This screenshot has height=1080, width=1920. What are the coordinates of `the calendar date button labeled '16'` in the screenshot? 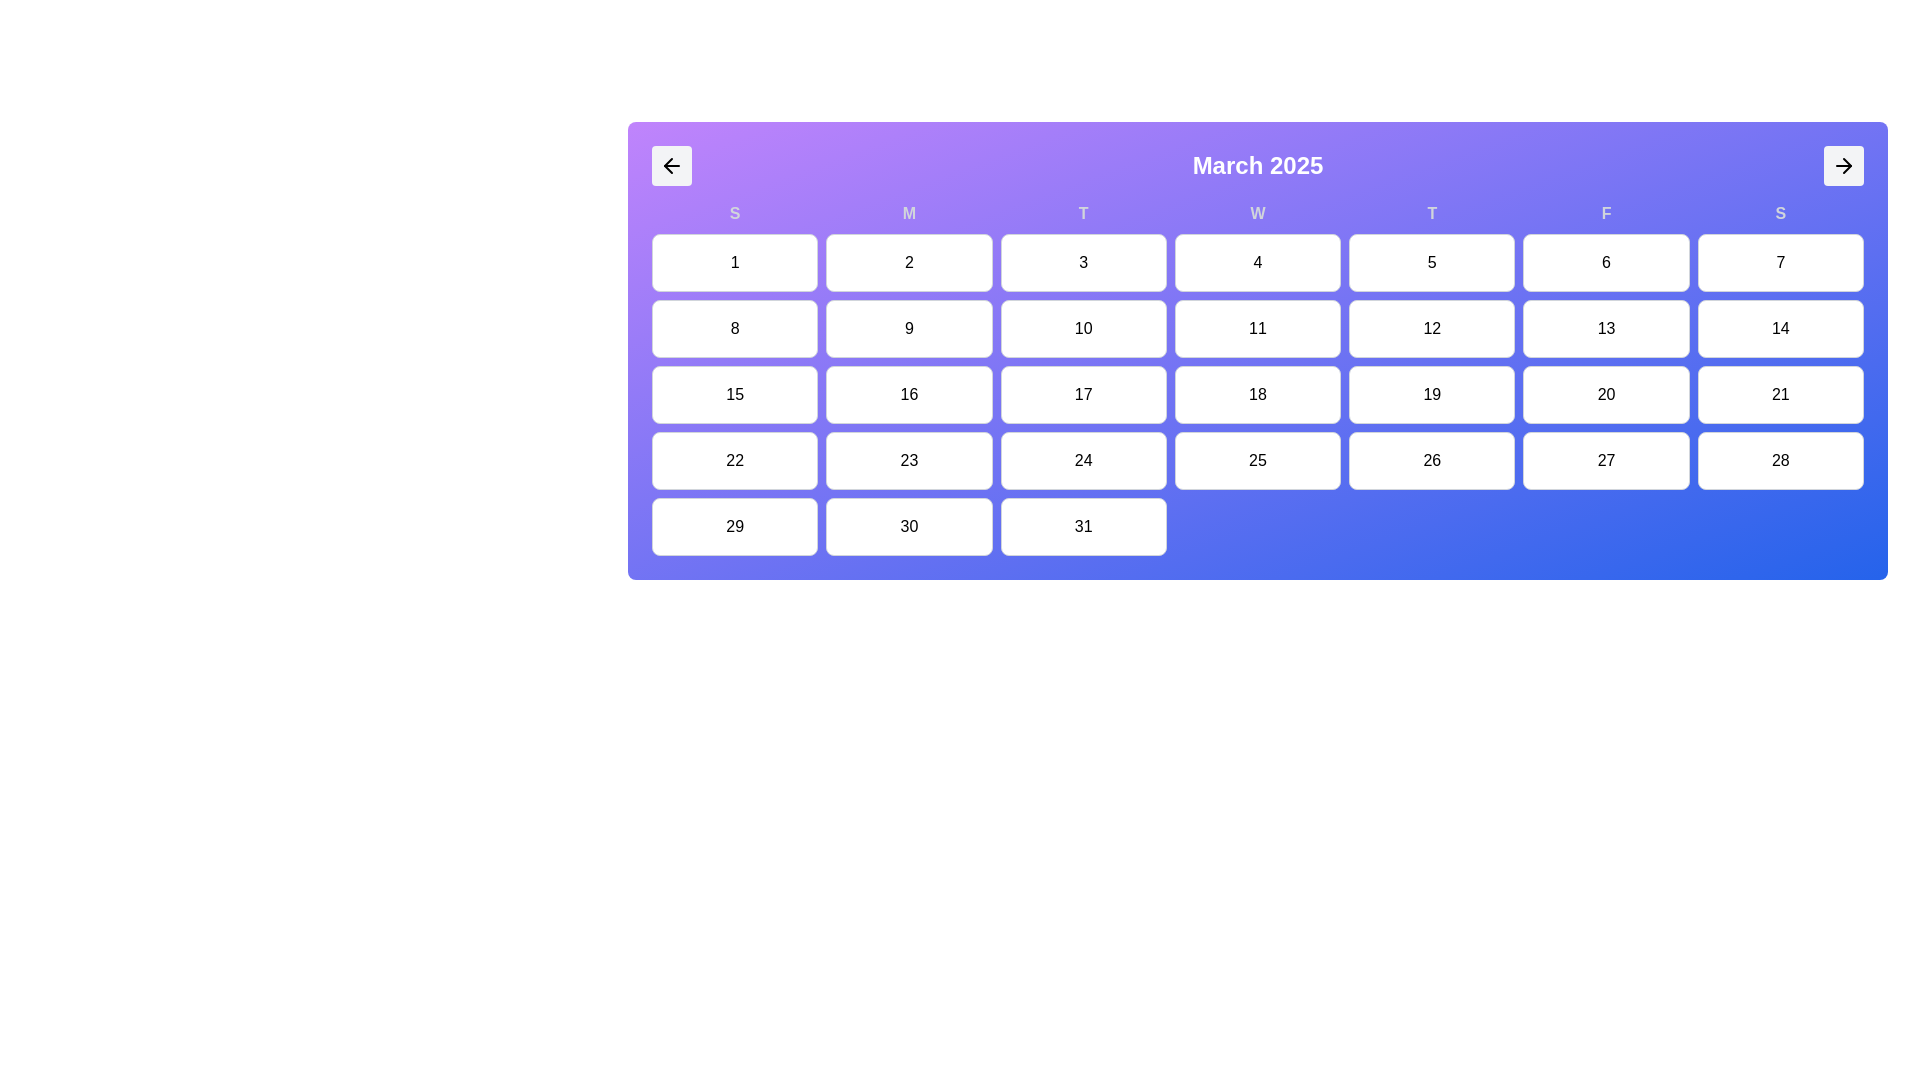 It's located at (908, 394).